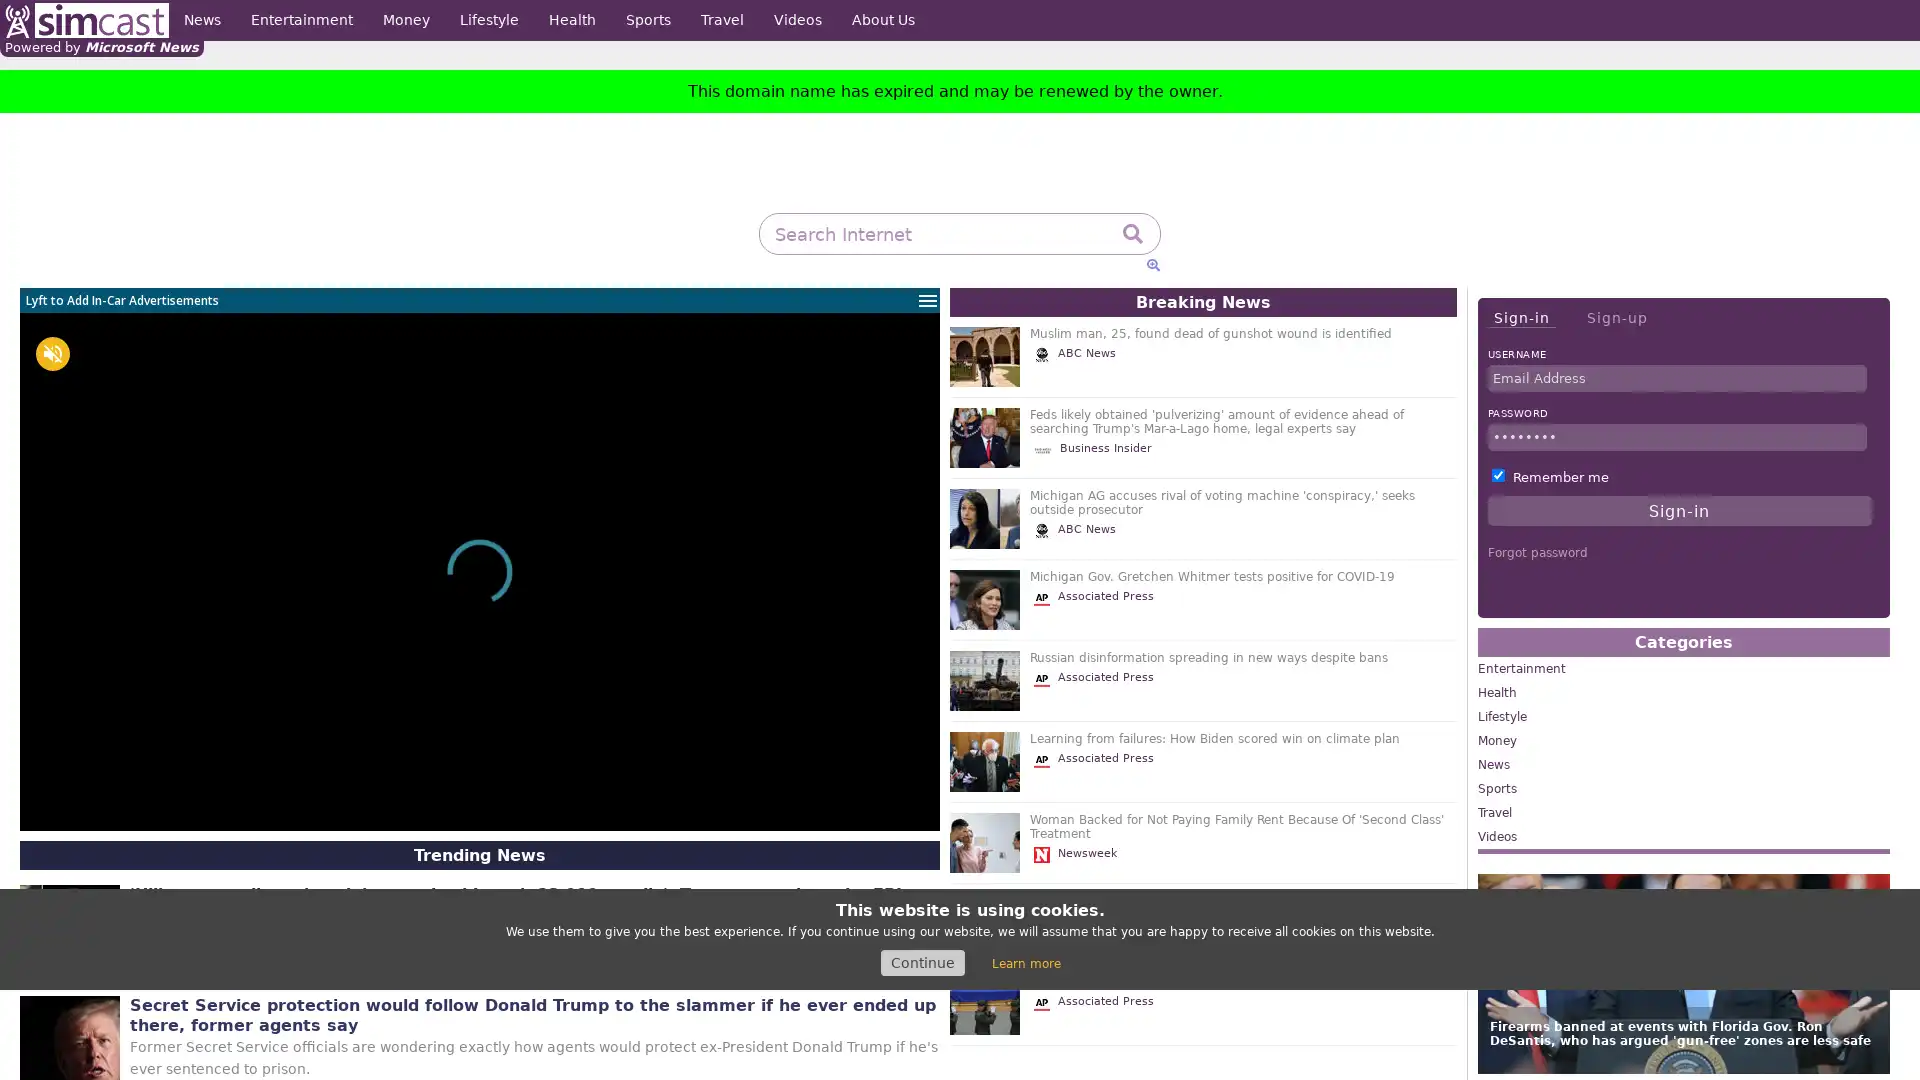  I want to click on Continue, so click(921, 962).